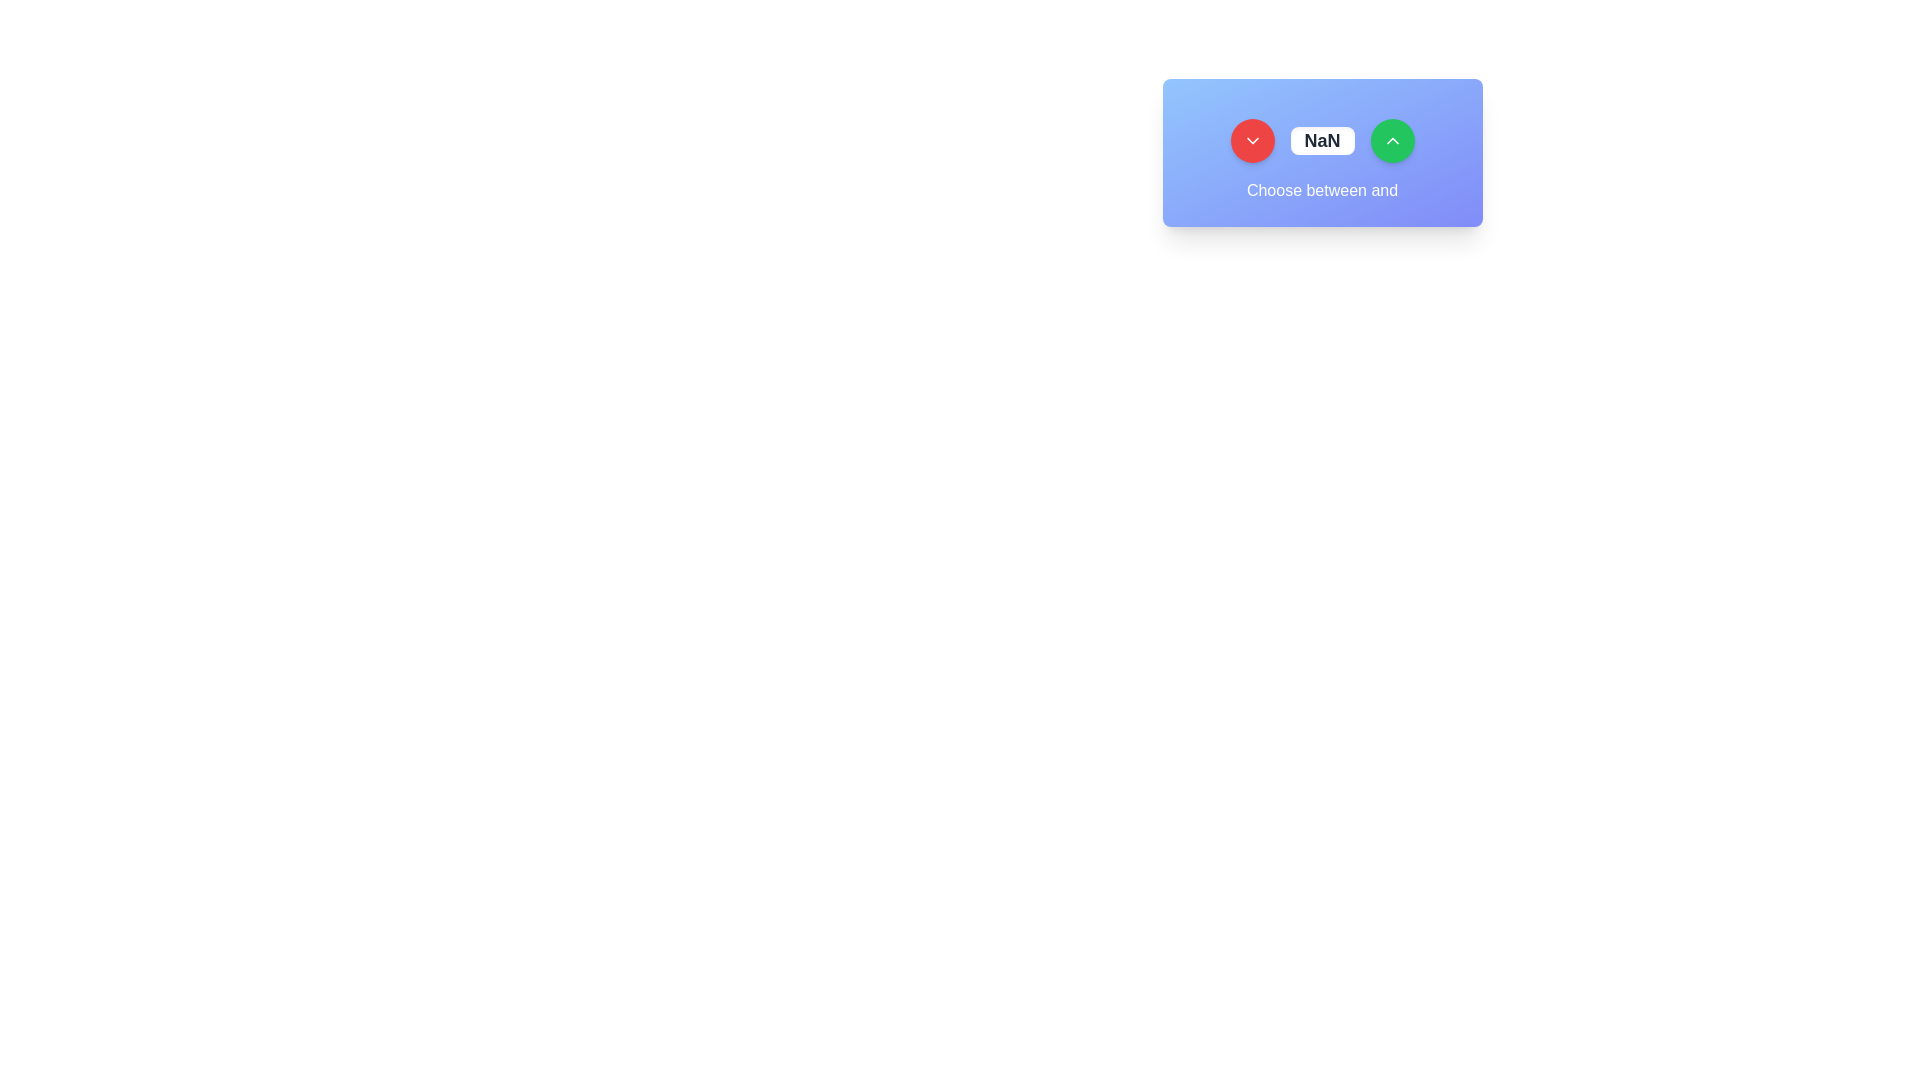 Image resolution: width=1920 pixels, height=1080 pixels. I want to click on the non-editable text display field that shows 'NaN', located centrally between the red downward chevron and green upward chevron buttons, so click(1322, 140).